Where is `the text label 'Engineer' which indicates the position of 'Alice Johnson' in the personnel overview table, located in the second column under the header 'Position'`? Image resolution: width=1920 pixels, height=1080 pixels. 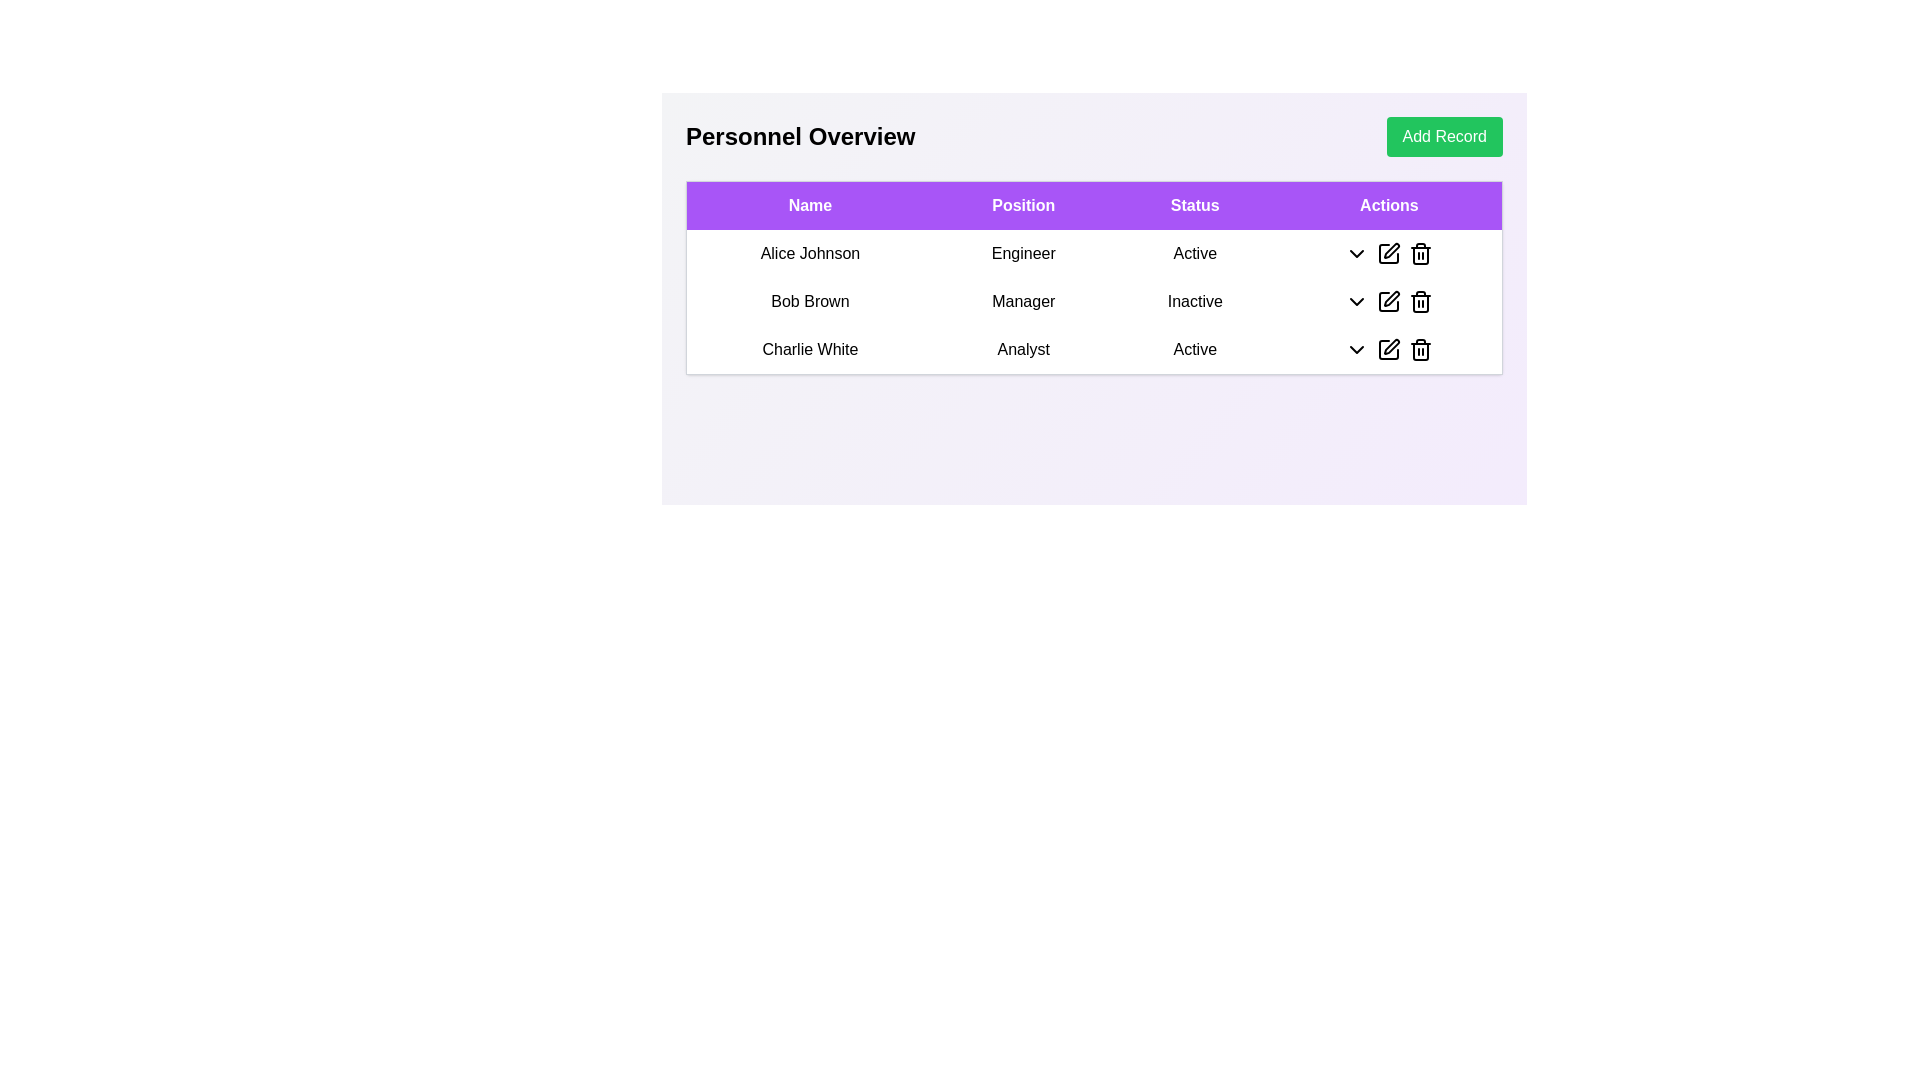
the text label 'Engineer' which indicates the position of 'Alice Johnson' in the personnel overview table, located in the second column under the header 'Position' is located at coordinates (1023, 253).